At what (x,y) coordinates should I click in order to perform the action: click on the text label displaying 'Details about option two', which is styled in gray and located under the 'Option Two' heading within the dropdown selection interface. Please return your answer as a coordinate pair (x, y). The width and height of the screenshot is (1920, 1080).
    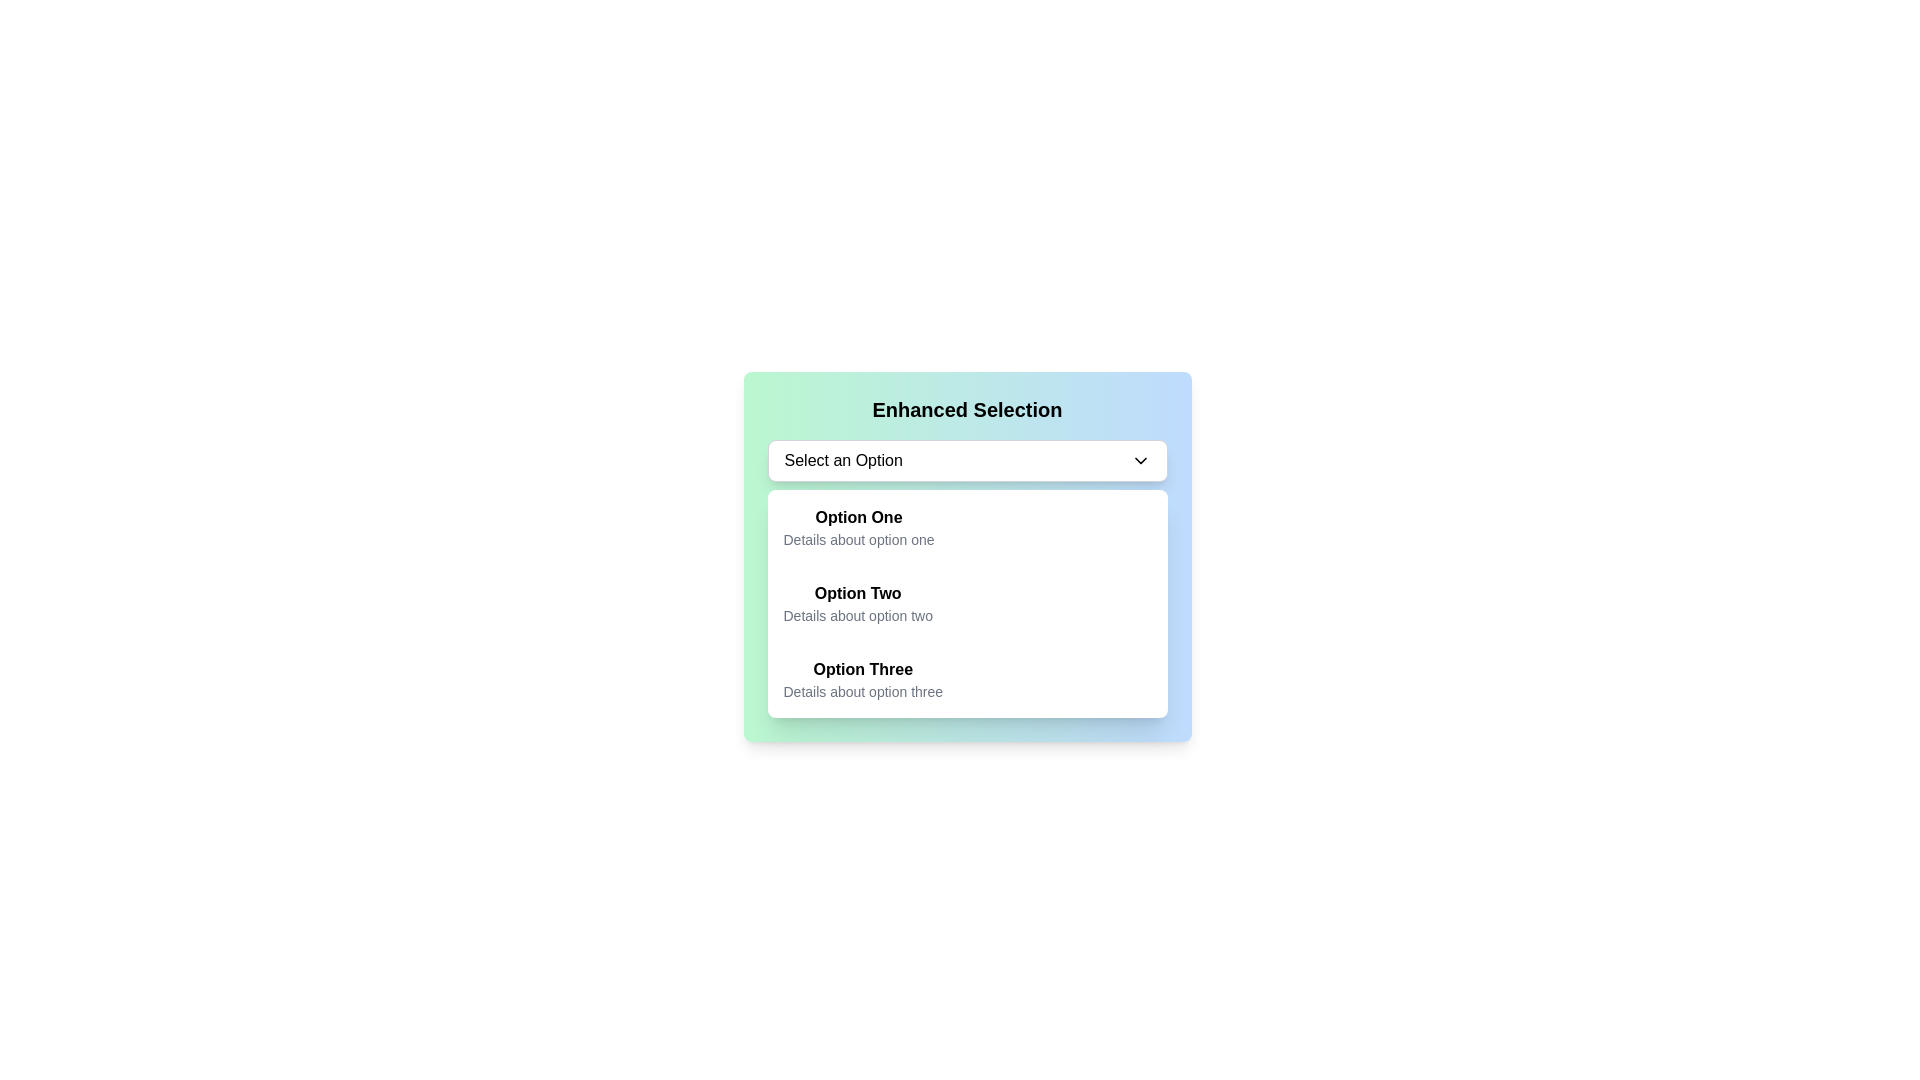
    Looking at the image, I should click on (858, 615).